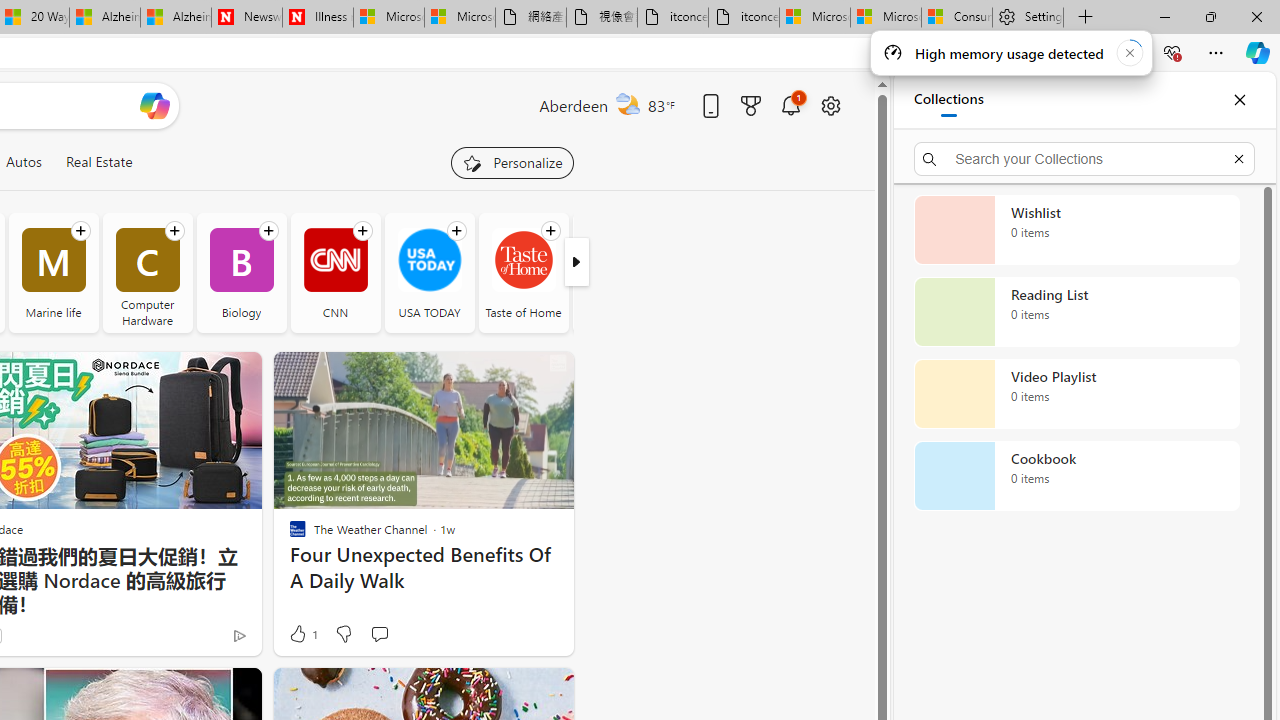 The width and height of the screenshot is (1280, 720). I want to click on 'Real Estate', so click(97, 161).